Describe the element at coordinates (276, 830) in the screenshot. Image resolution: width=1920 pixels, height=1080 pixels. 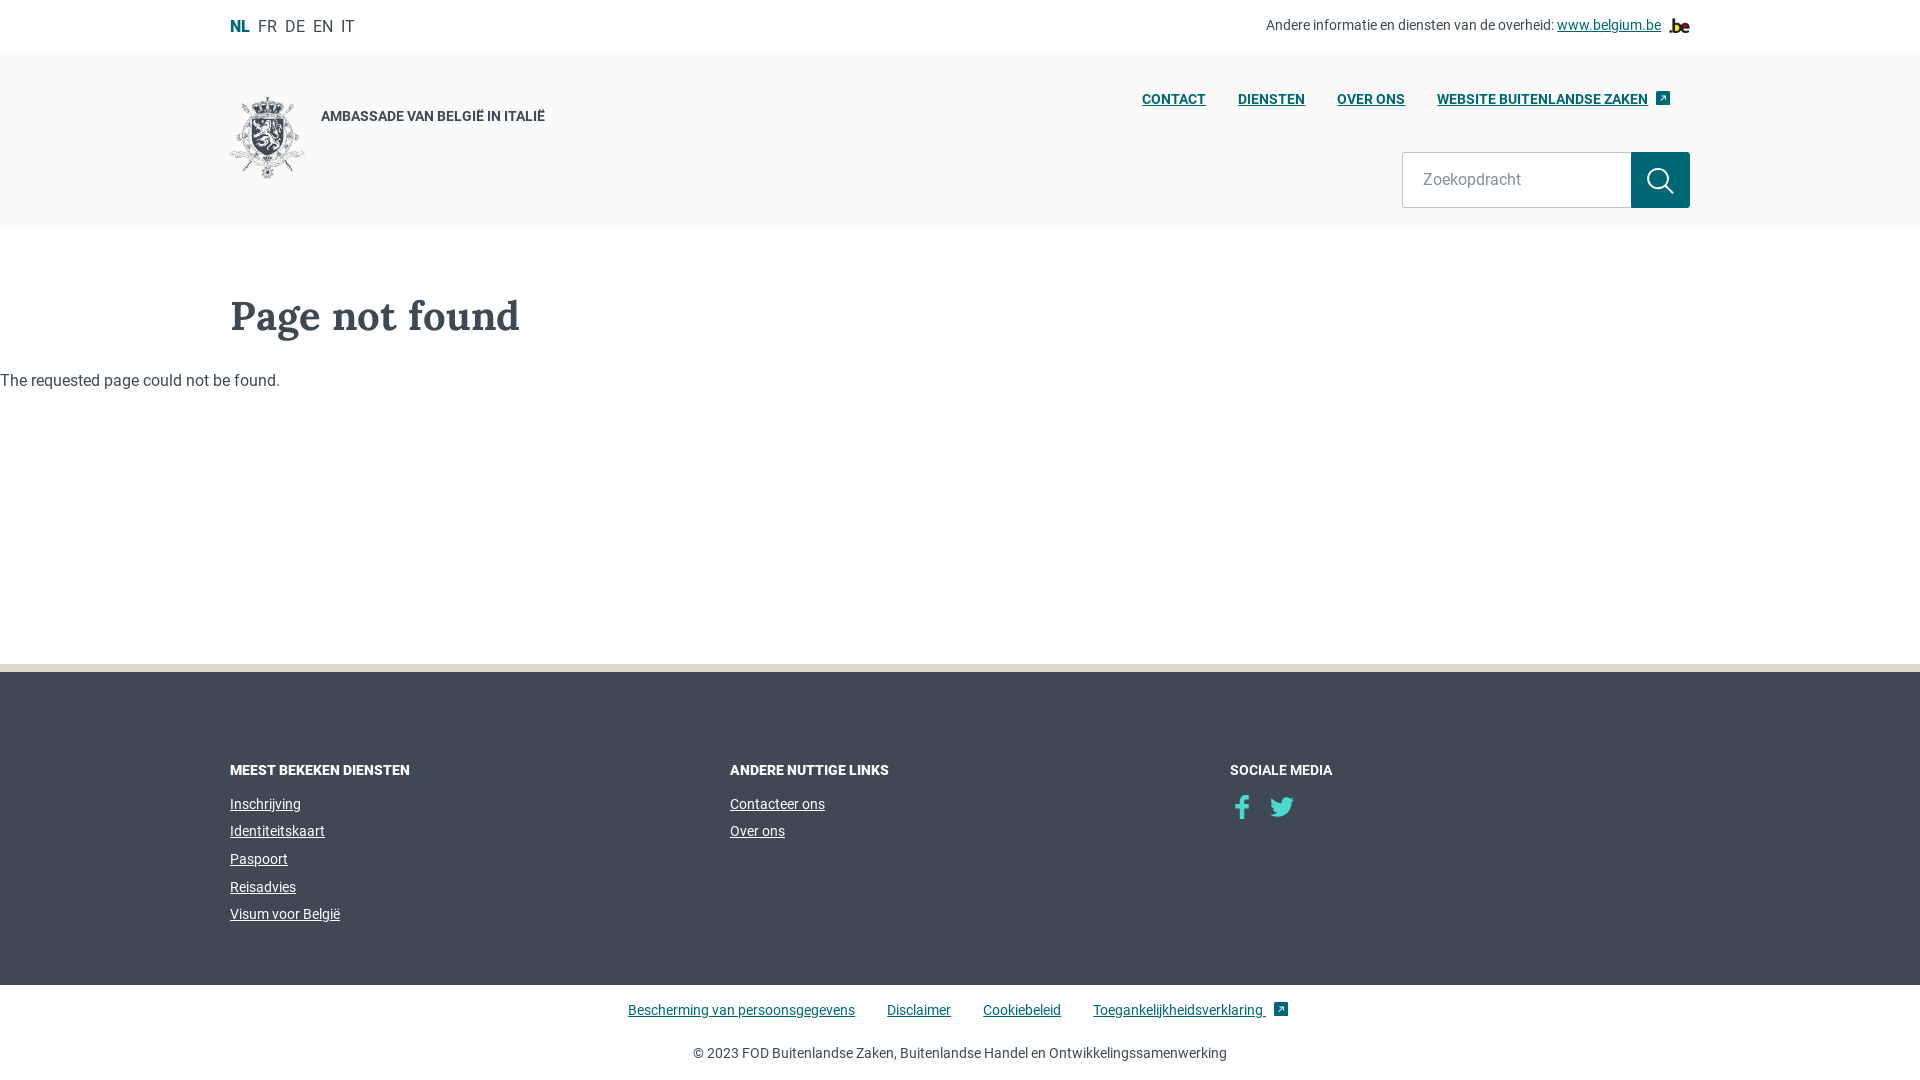
I see `'Identiteitskaart'` at that location.